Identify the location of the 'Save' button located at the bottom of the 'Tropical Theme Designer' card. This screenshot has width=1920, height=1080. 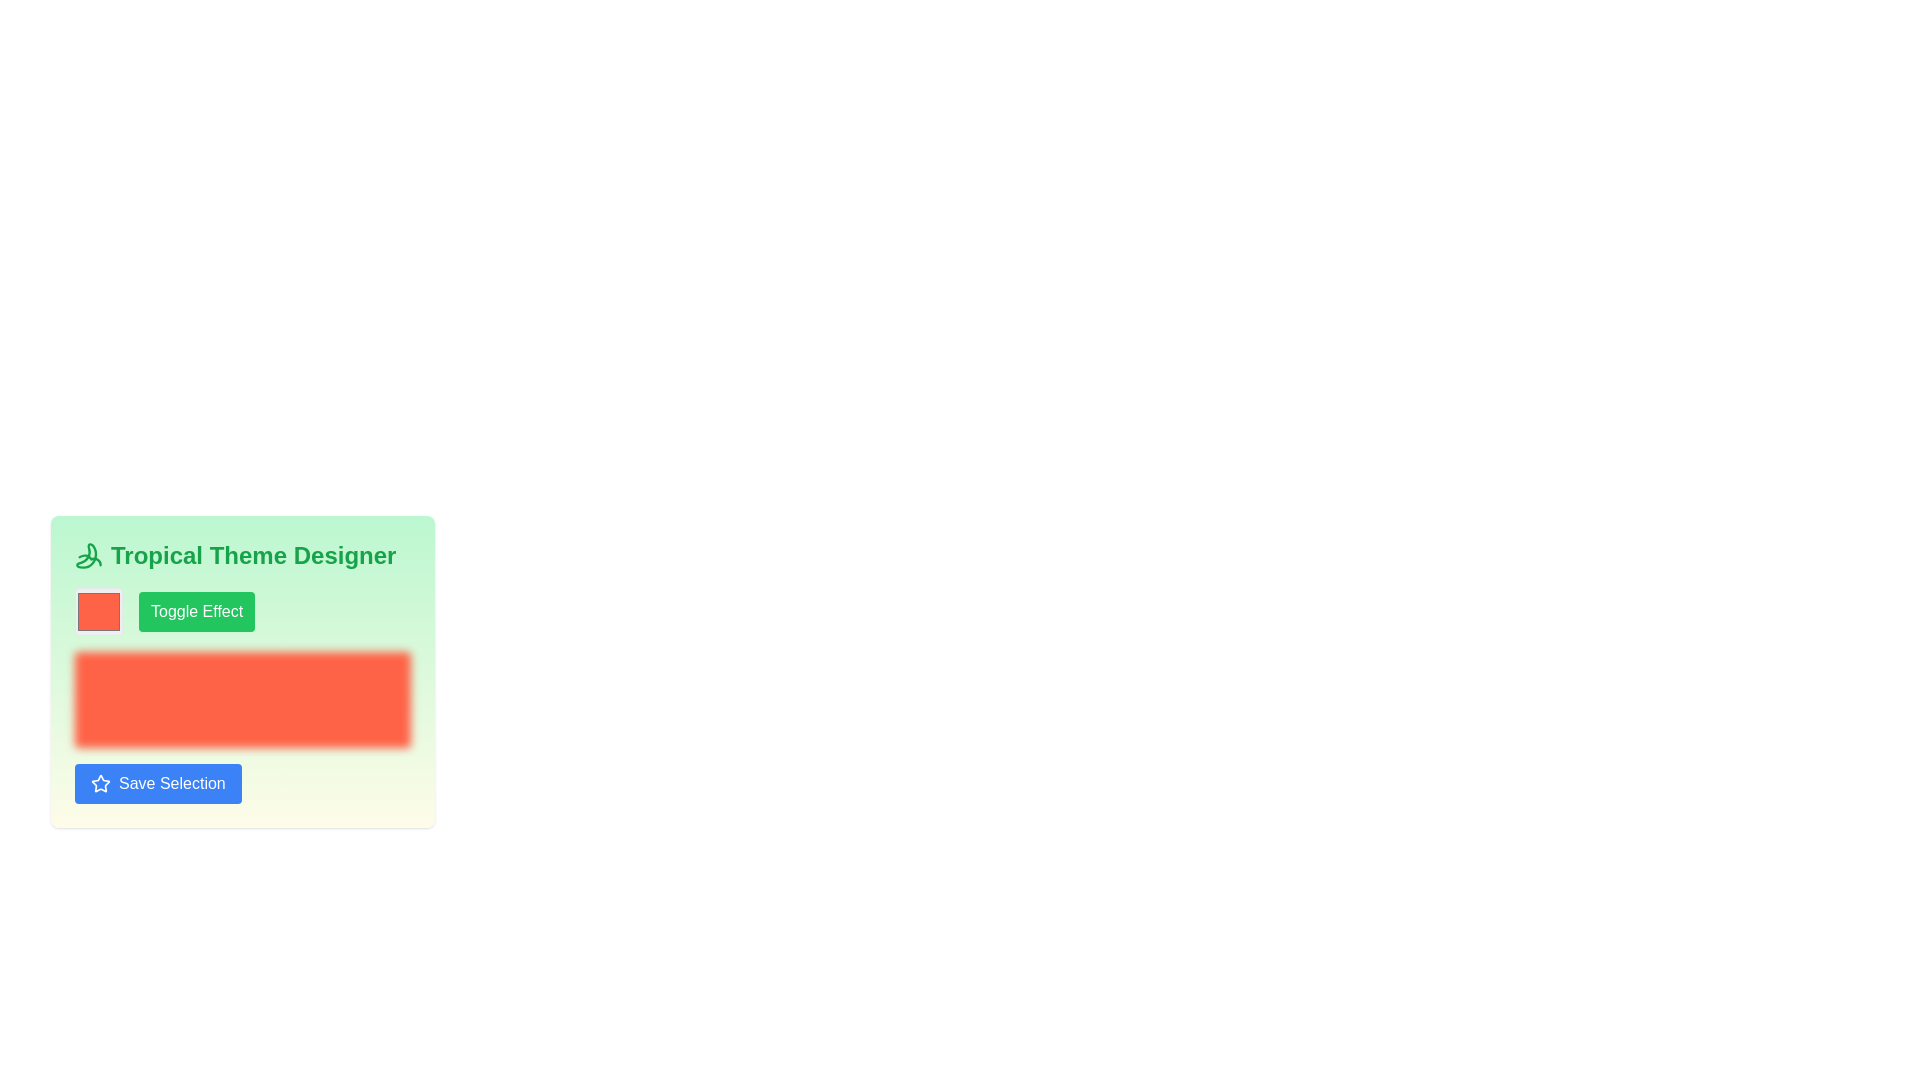
(157, 782).